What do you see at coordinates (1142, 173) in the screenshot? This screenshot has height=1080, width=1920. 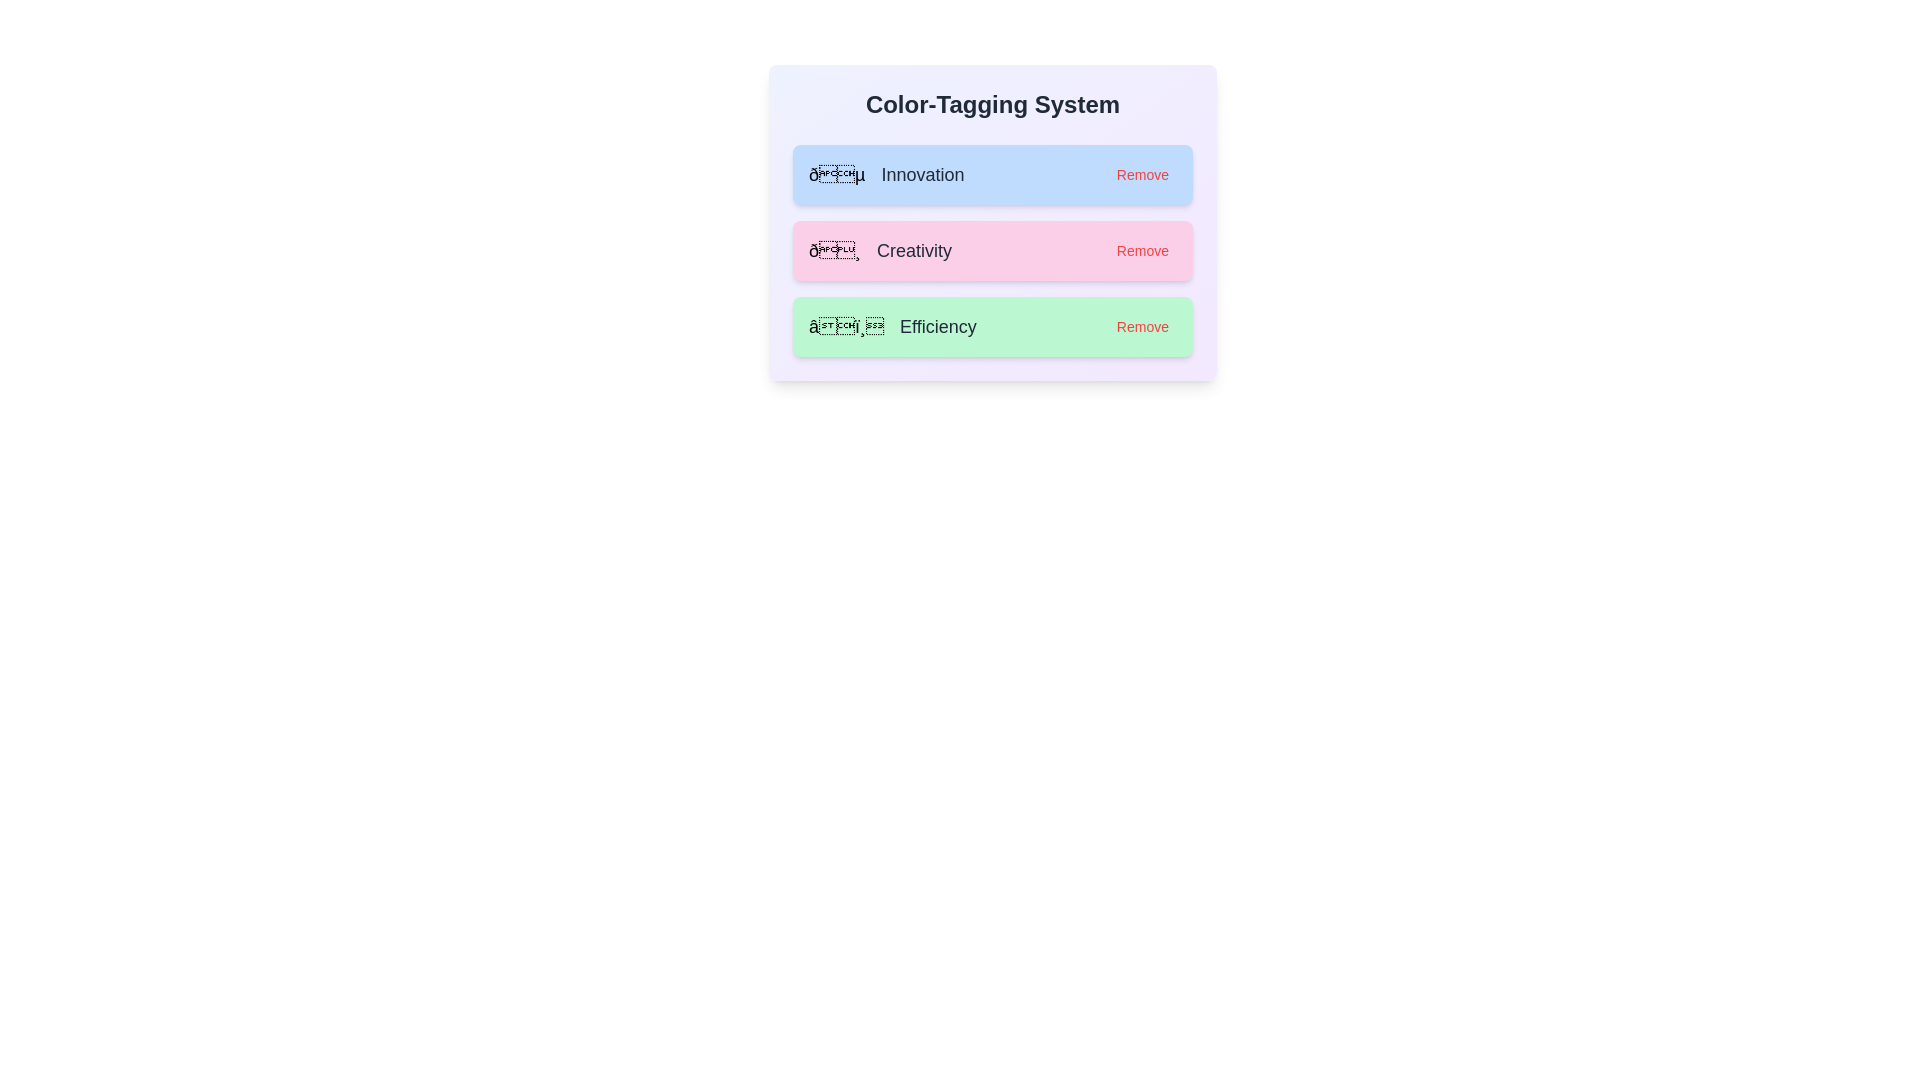 I see `the 'Remove' button next to the tag labeled Innovation` at bounding box center [1142, 173].